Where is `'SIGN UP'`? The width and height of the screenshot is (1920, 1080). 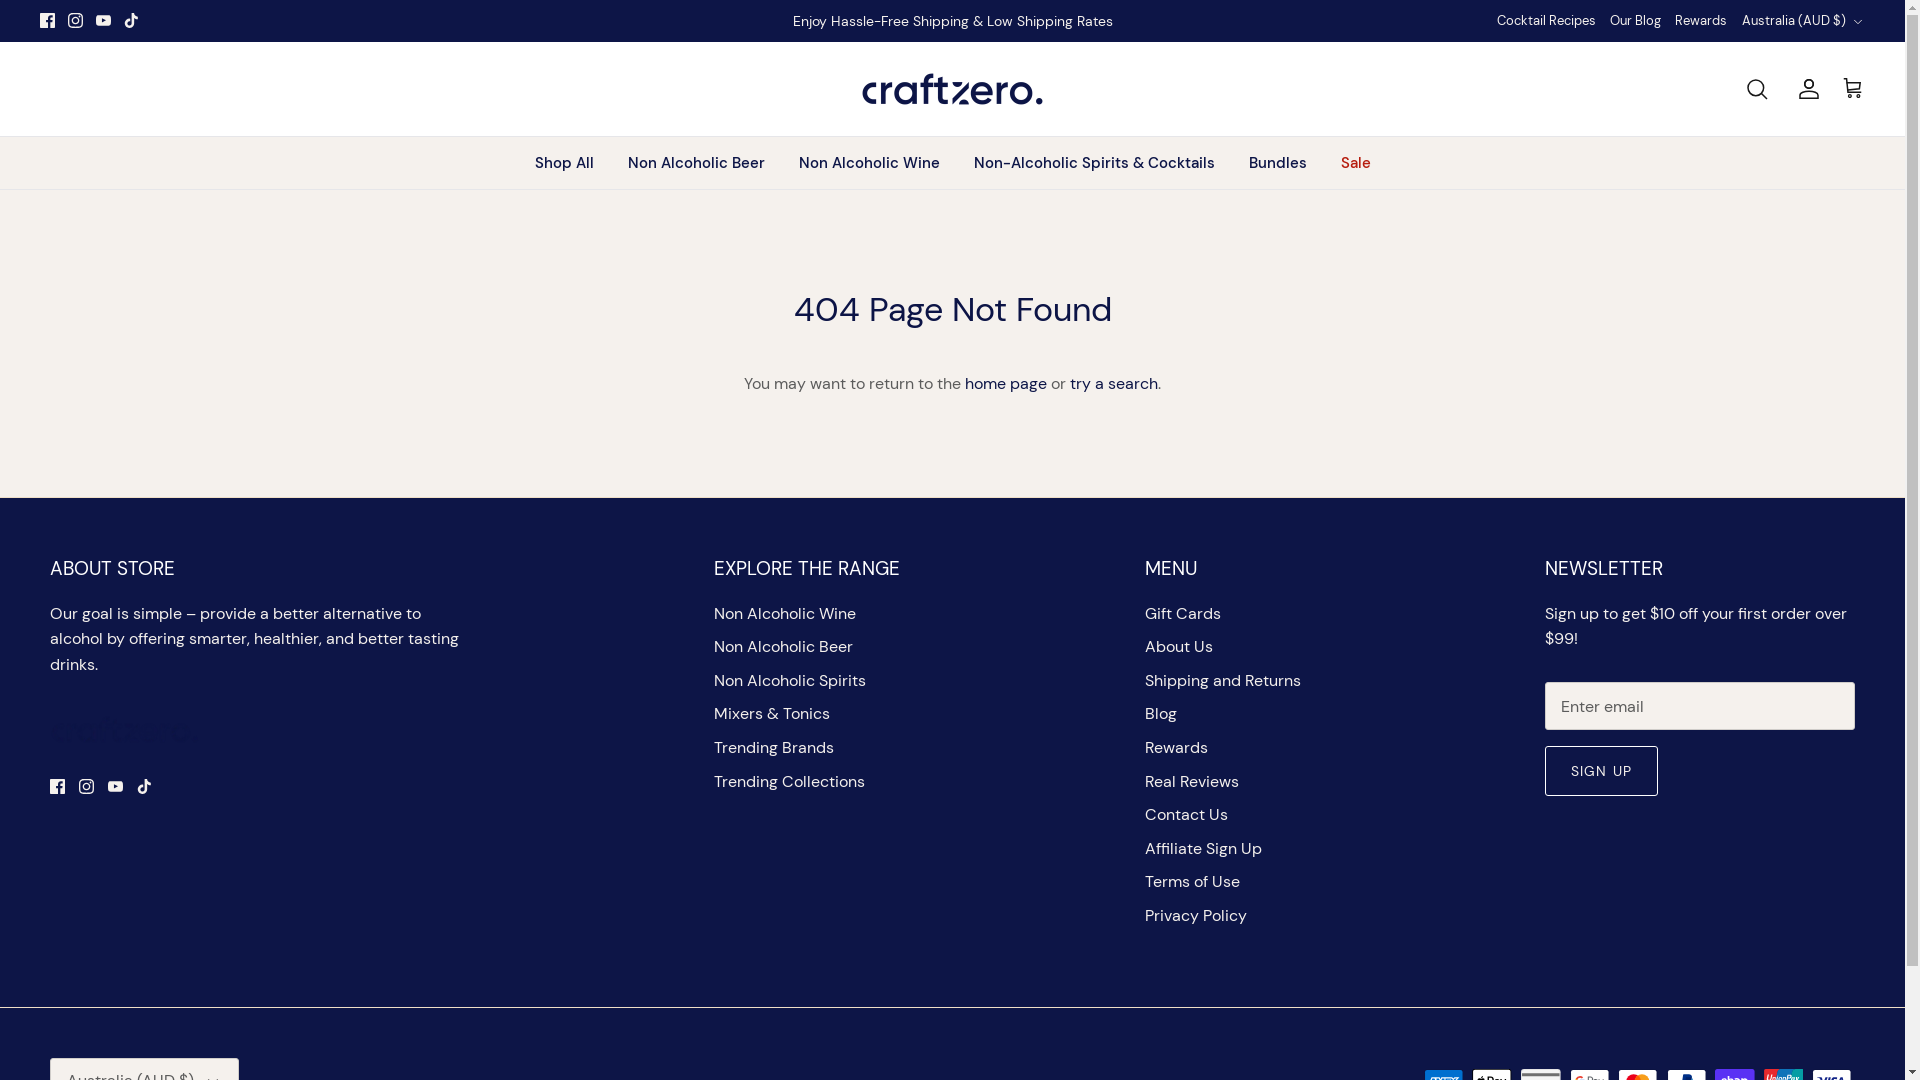 'SIGN UP' is located at coordinates (1601, 770).